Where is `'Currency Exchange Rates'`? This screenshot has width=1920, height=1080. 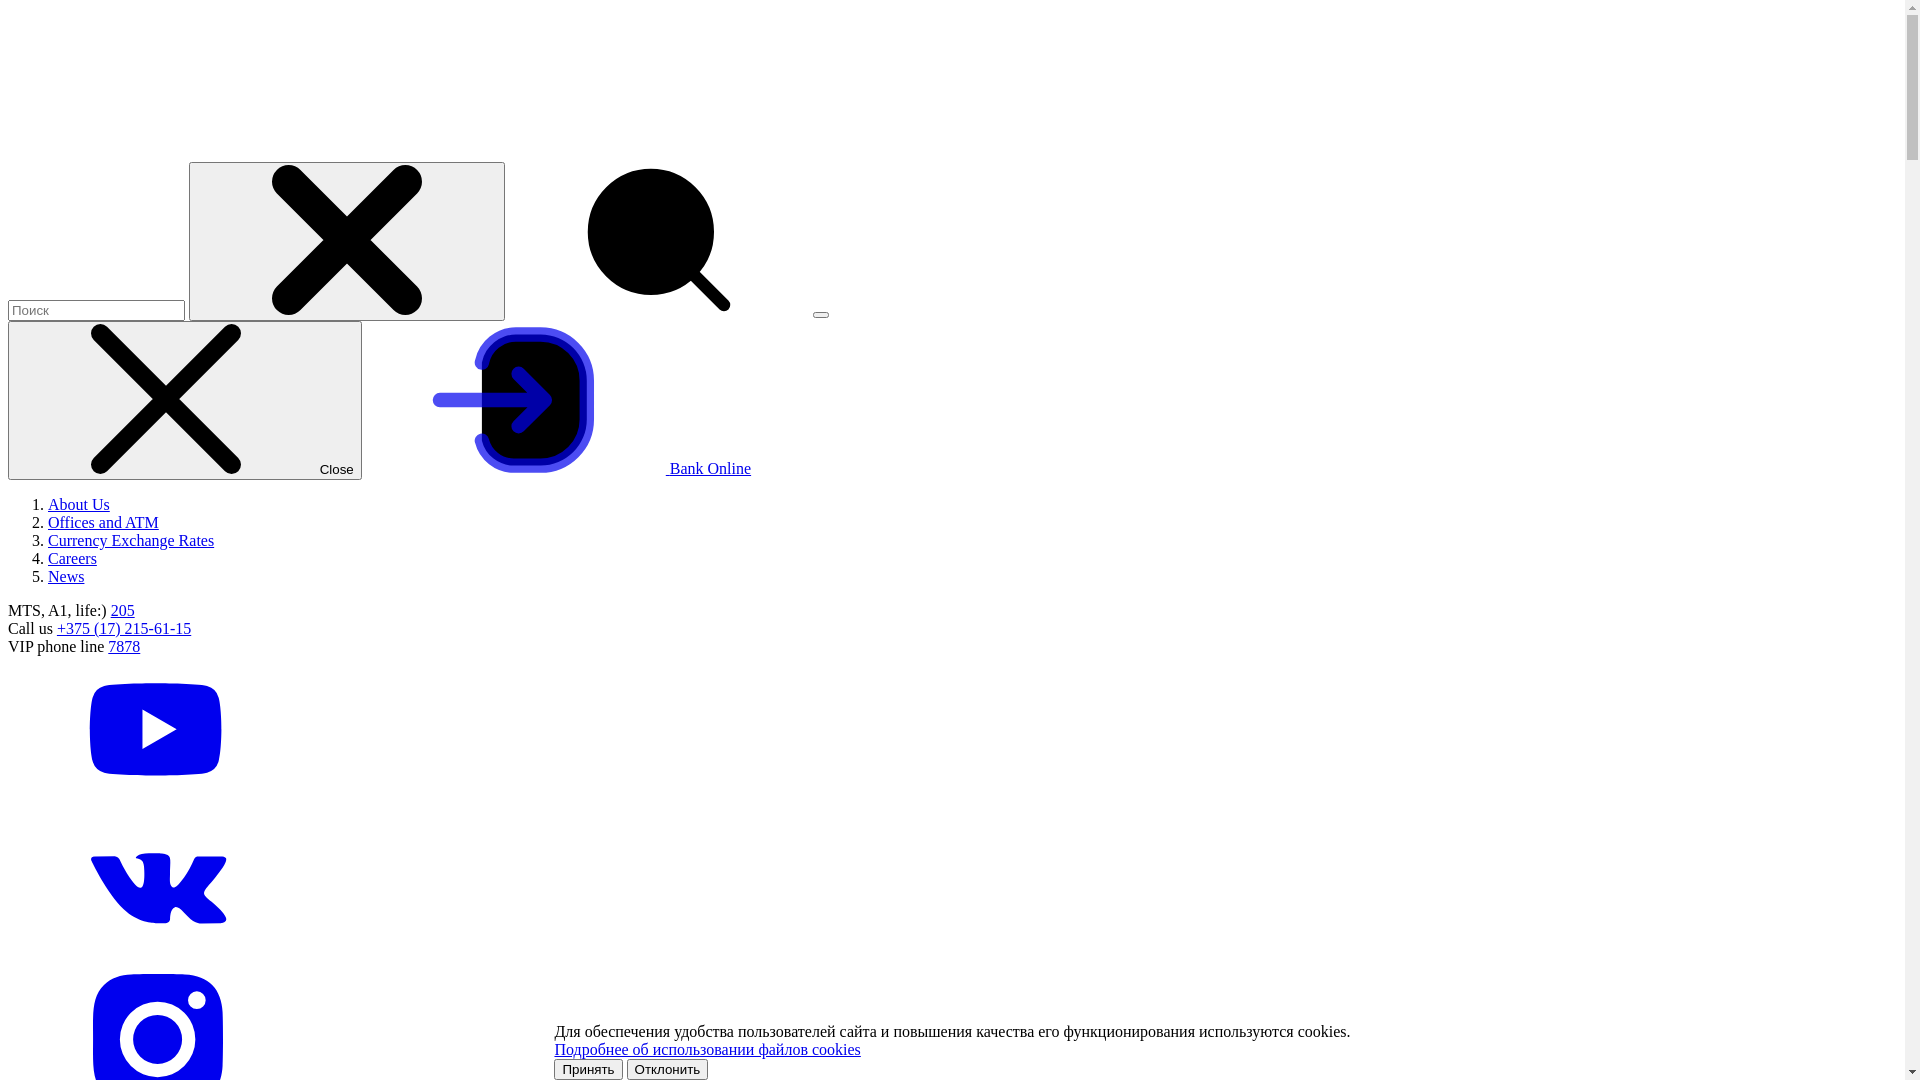
'Currency Exchange Rates' is located at coordinates (129, 540).